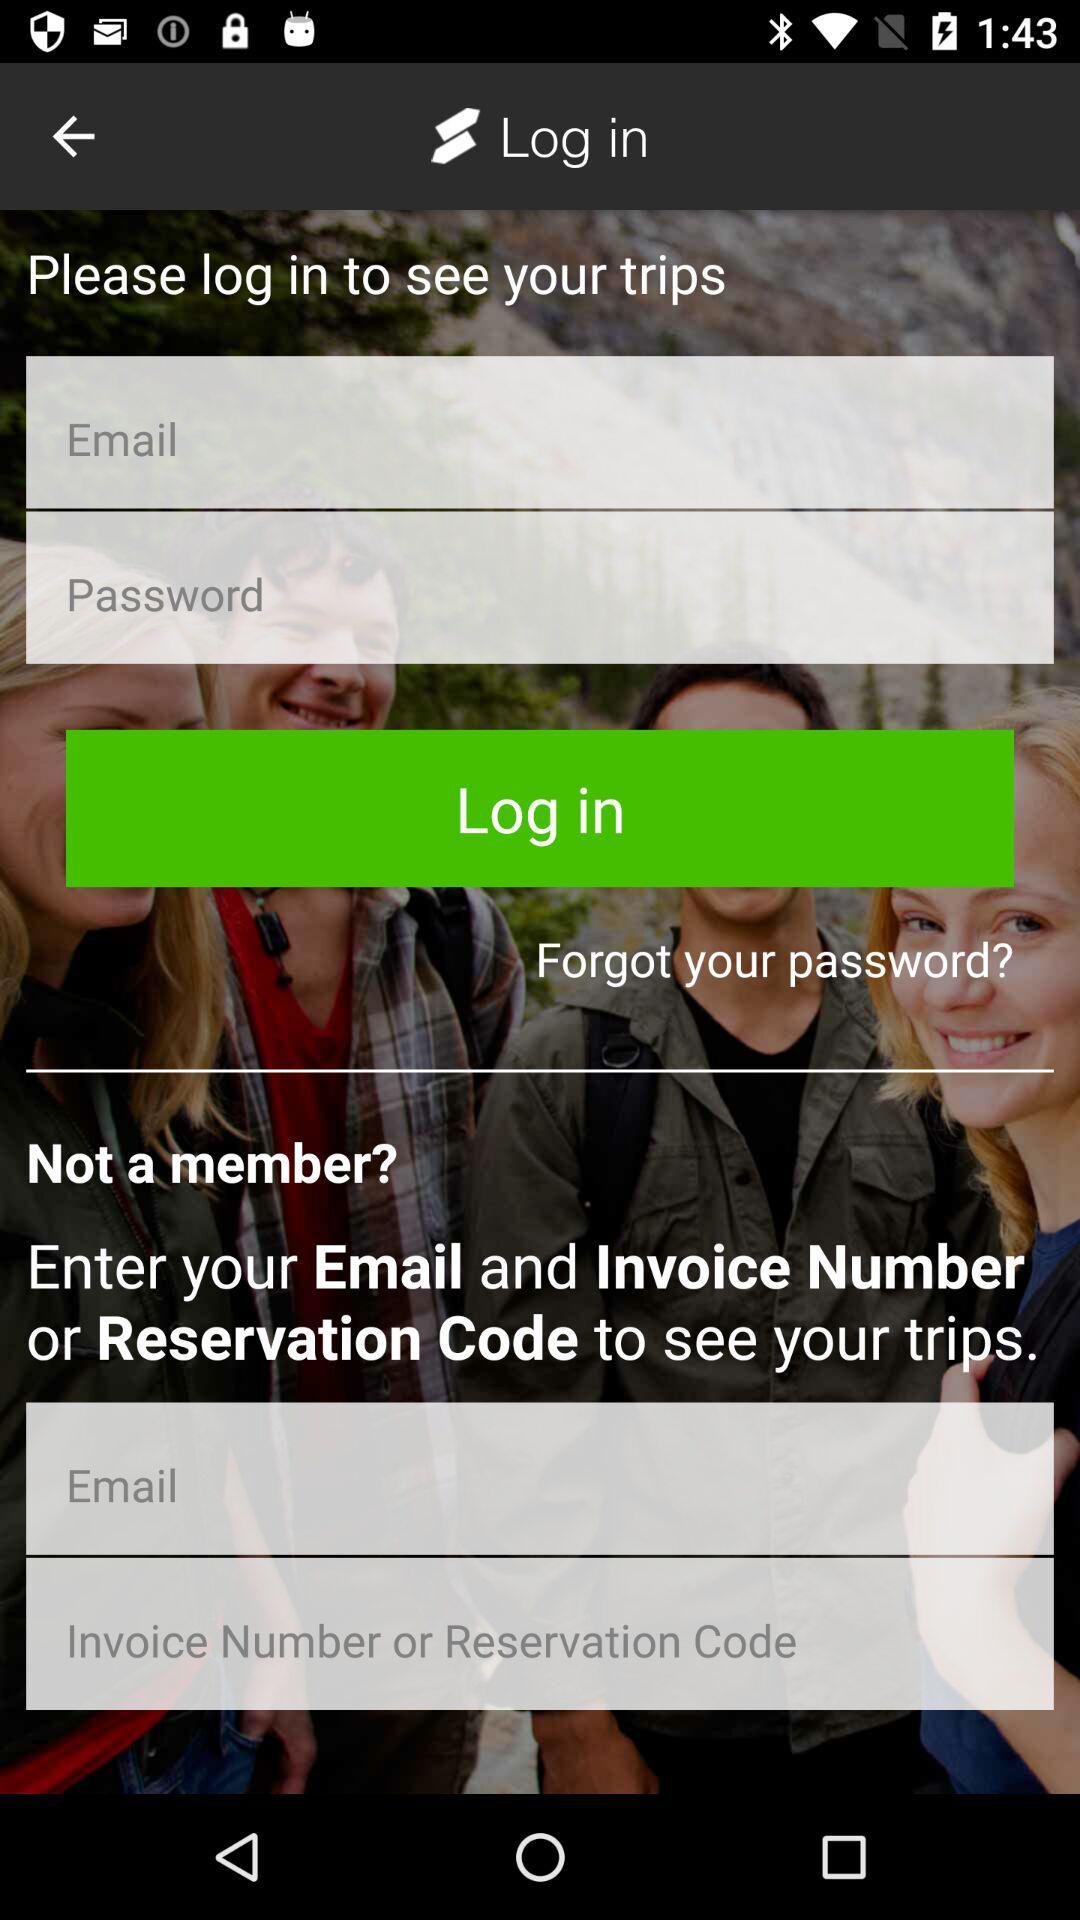  I want to click on email, so click(540, 1478).